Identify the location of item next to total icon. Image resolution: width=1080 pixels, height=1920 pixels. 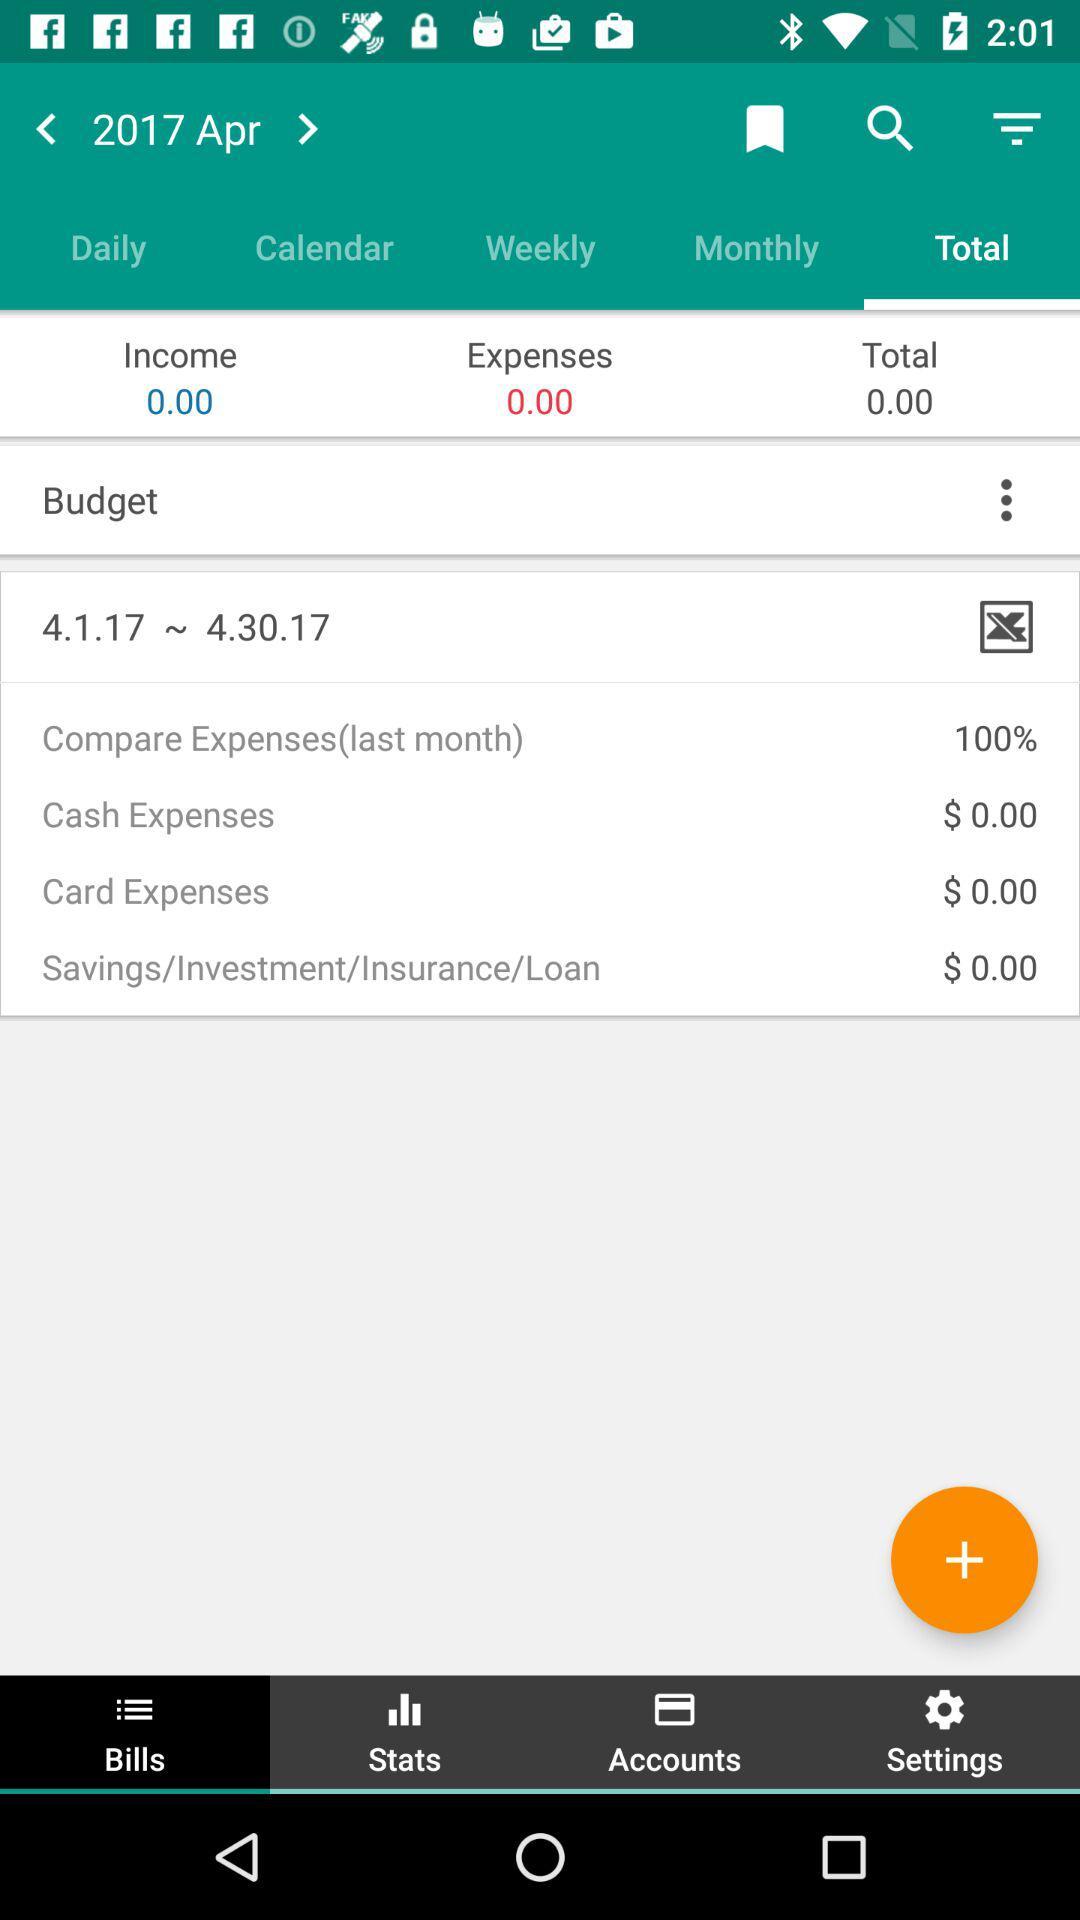
(756, 245).